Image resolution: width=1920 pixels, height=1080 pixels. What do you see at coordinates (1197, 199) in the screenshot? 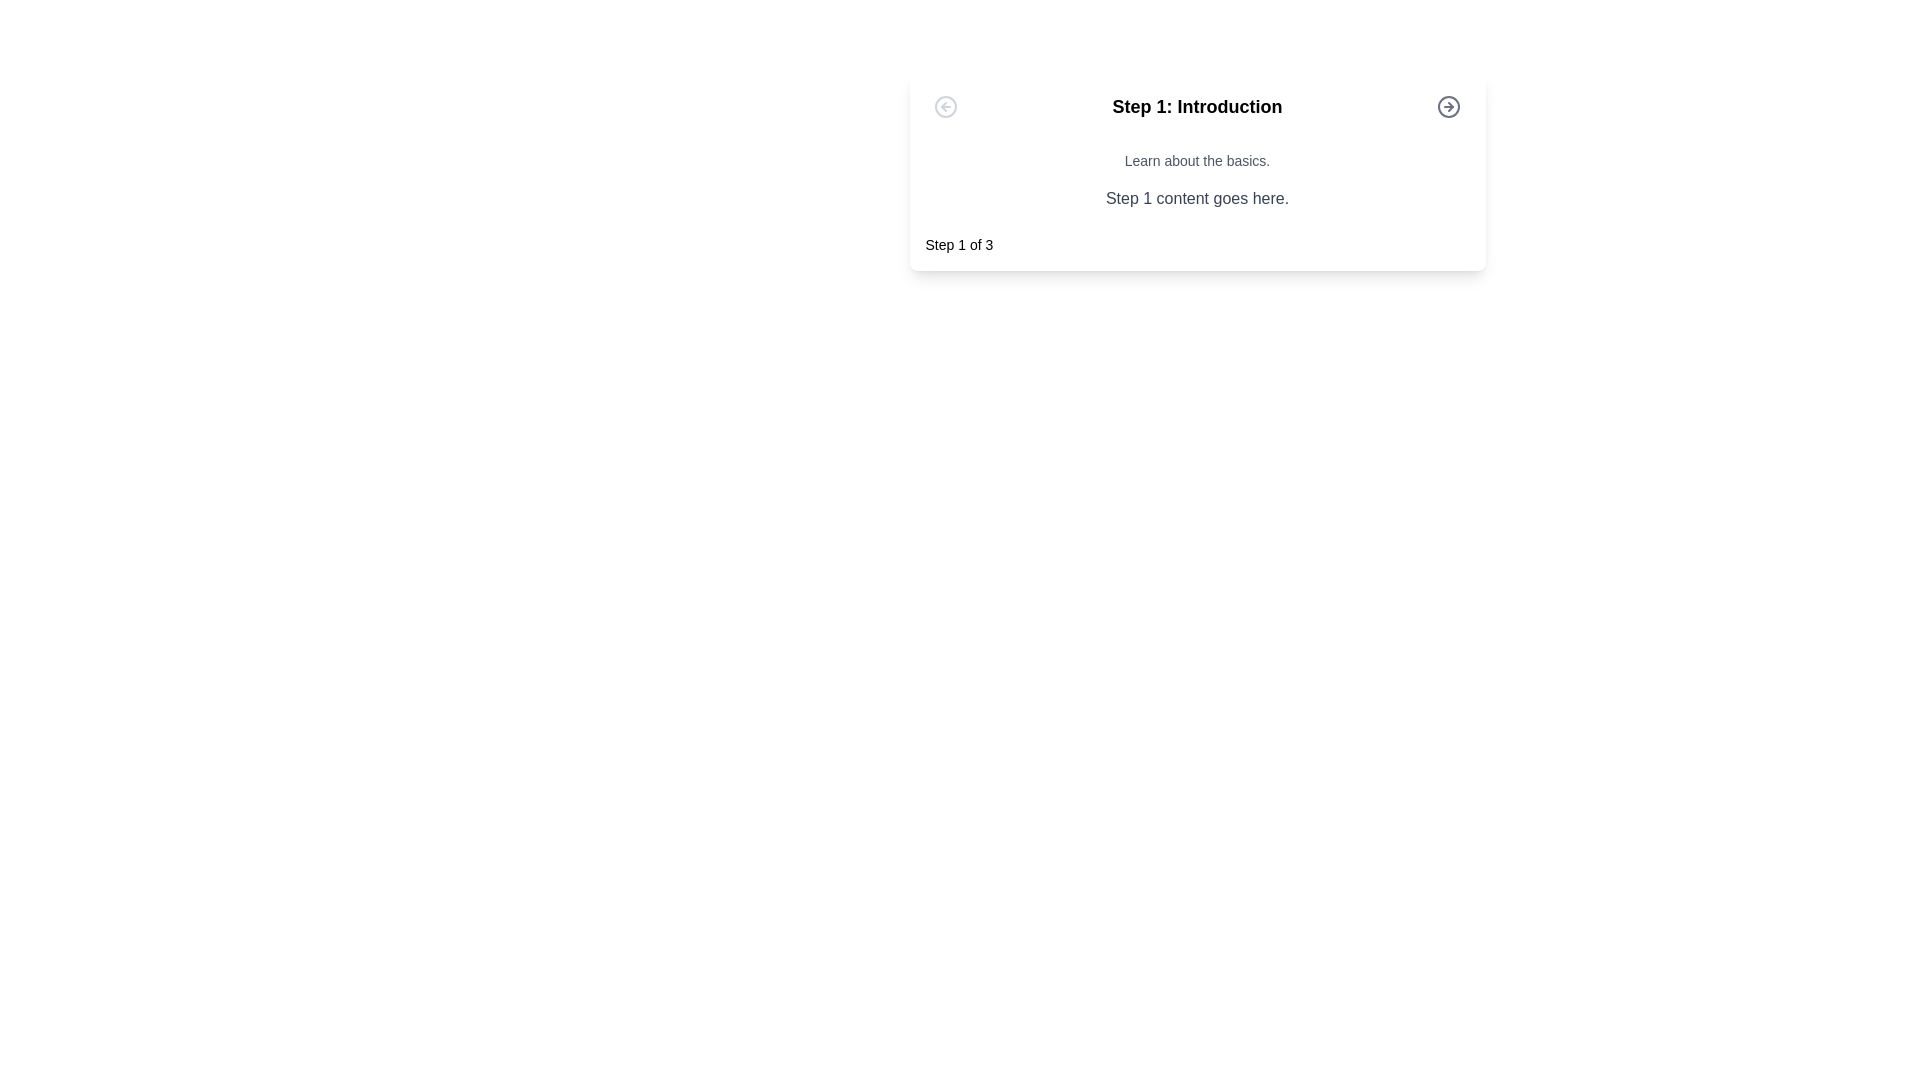
I see `the informational text block that provides additional details about the content of Step 1, positioned below 'Learn about the basics.' and above 'Step 1 of 3'` at bounding box center [1197, 199].